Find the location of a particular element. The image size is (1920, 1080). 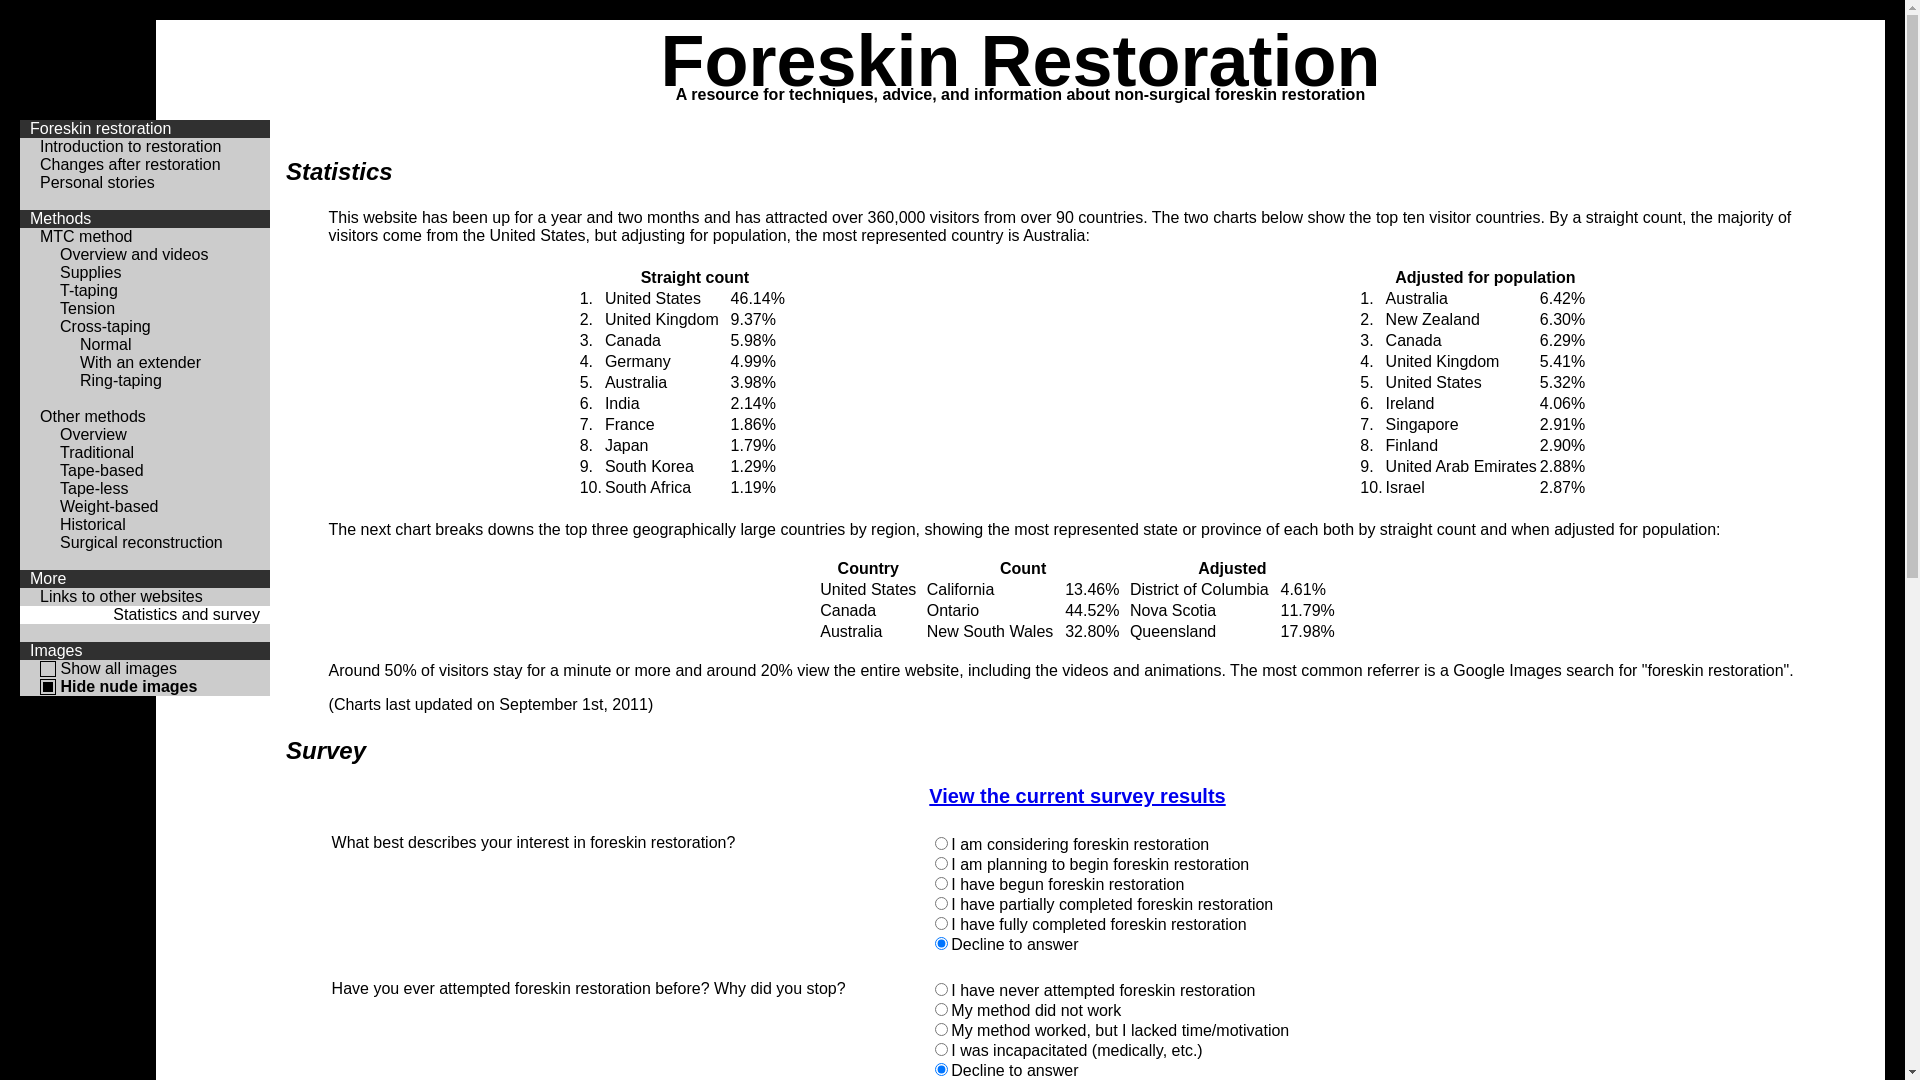

'Introduction to restoration' is located at coordinates (129, 145).